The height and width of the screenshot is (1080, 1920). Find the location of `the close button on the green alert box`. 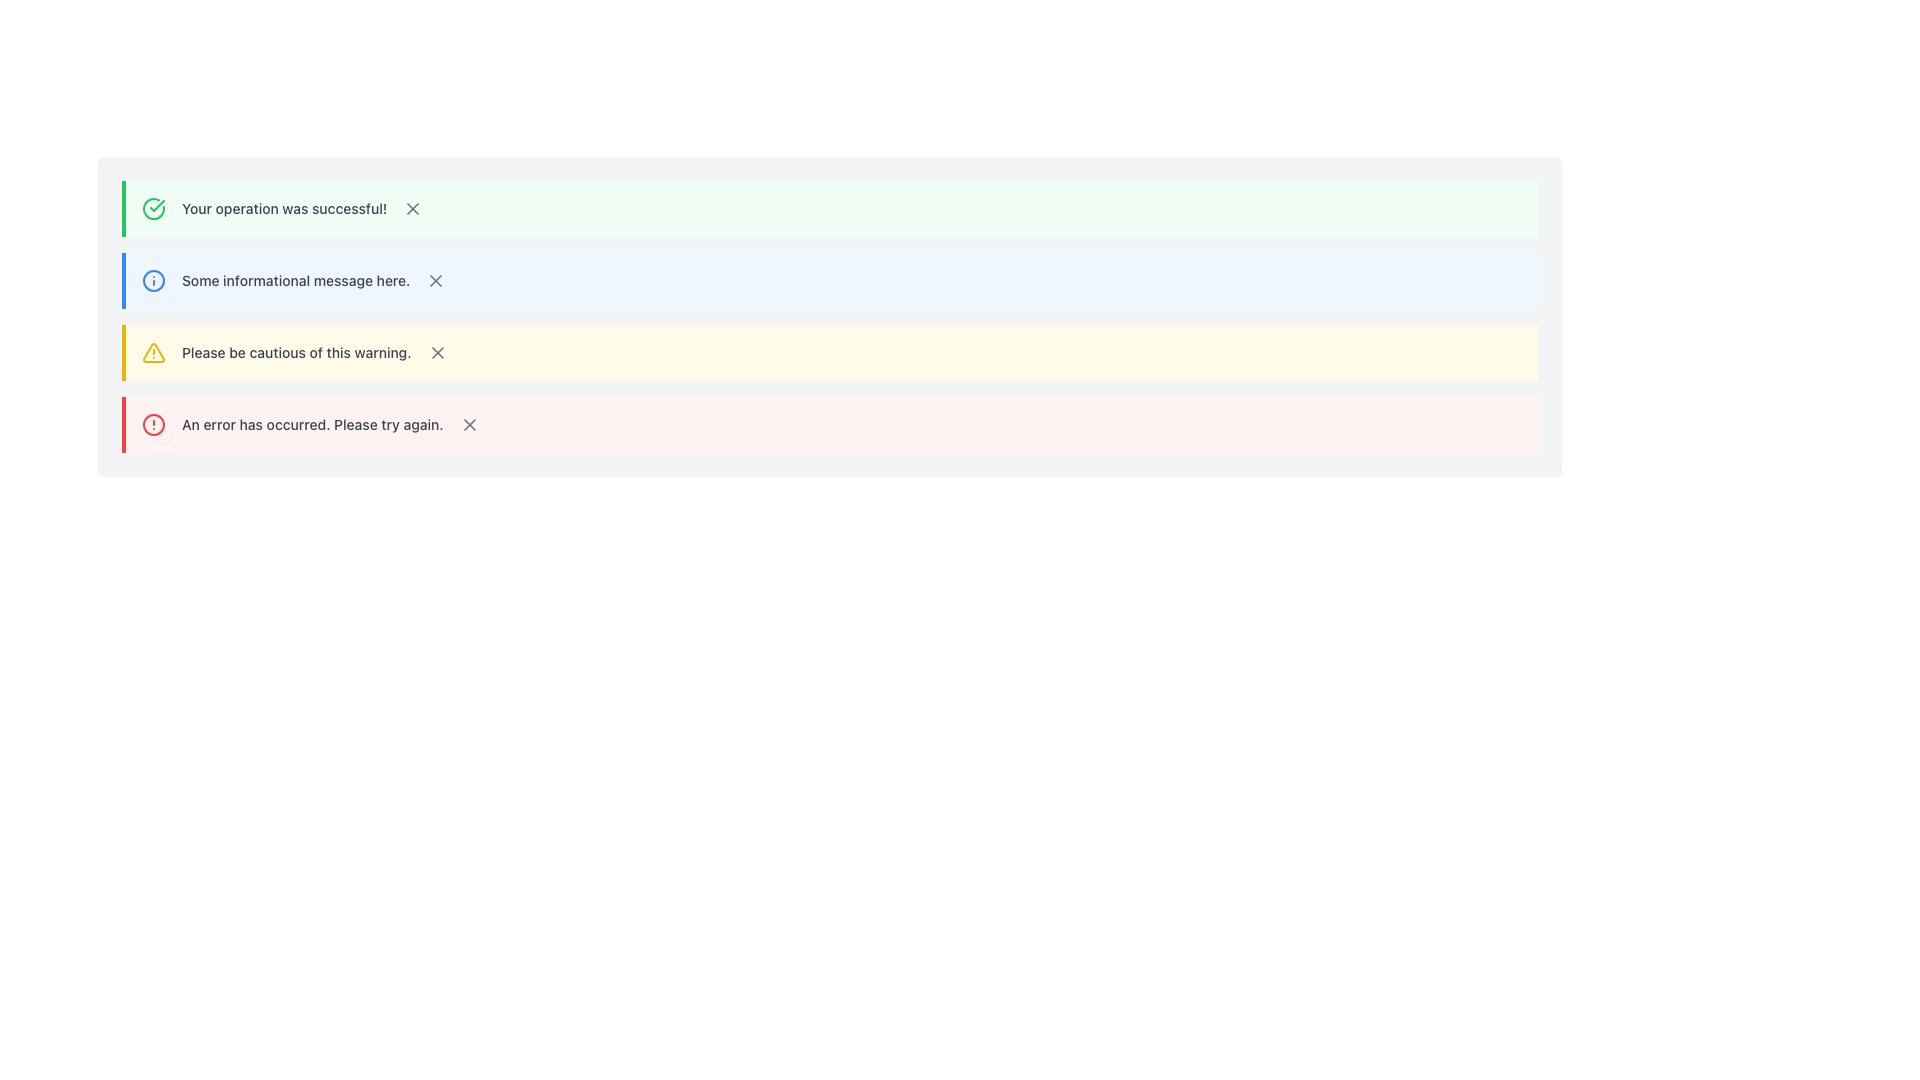

the close button on the green alert box is located at coordinates (412, 208).